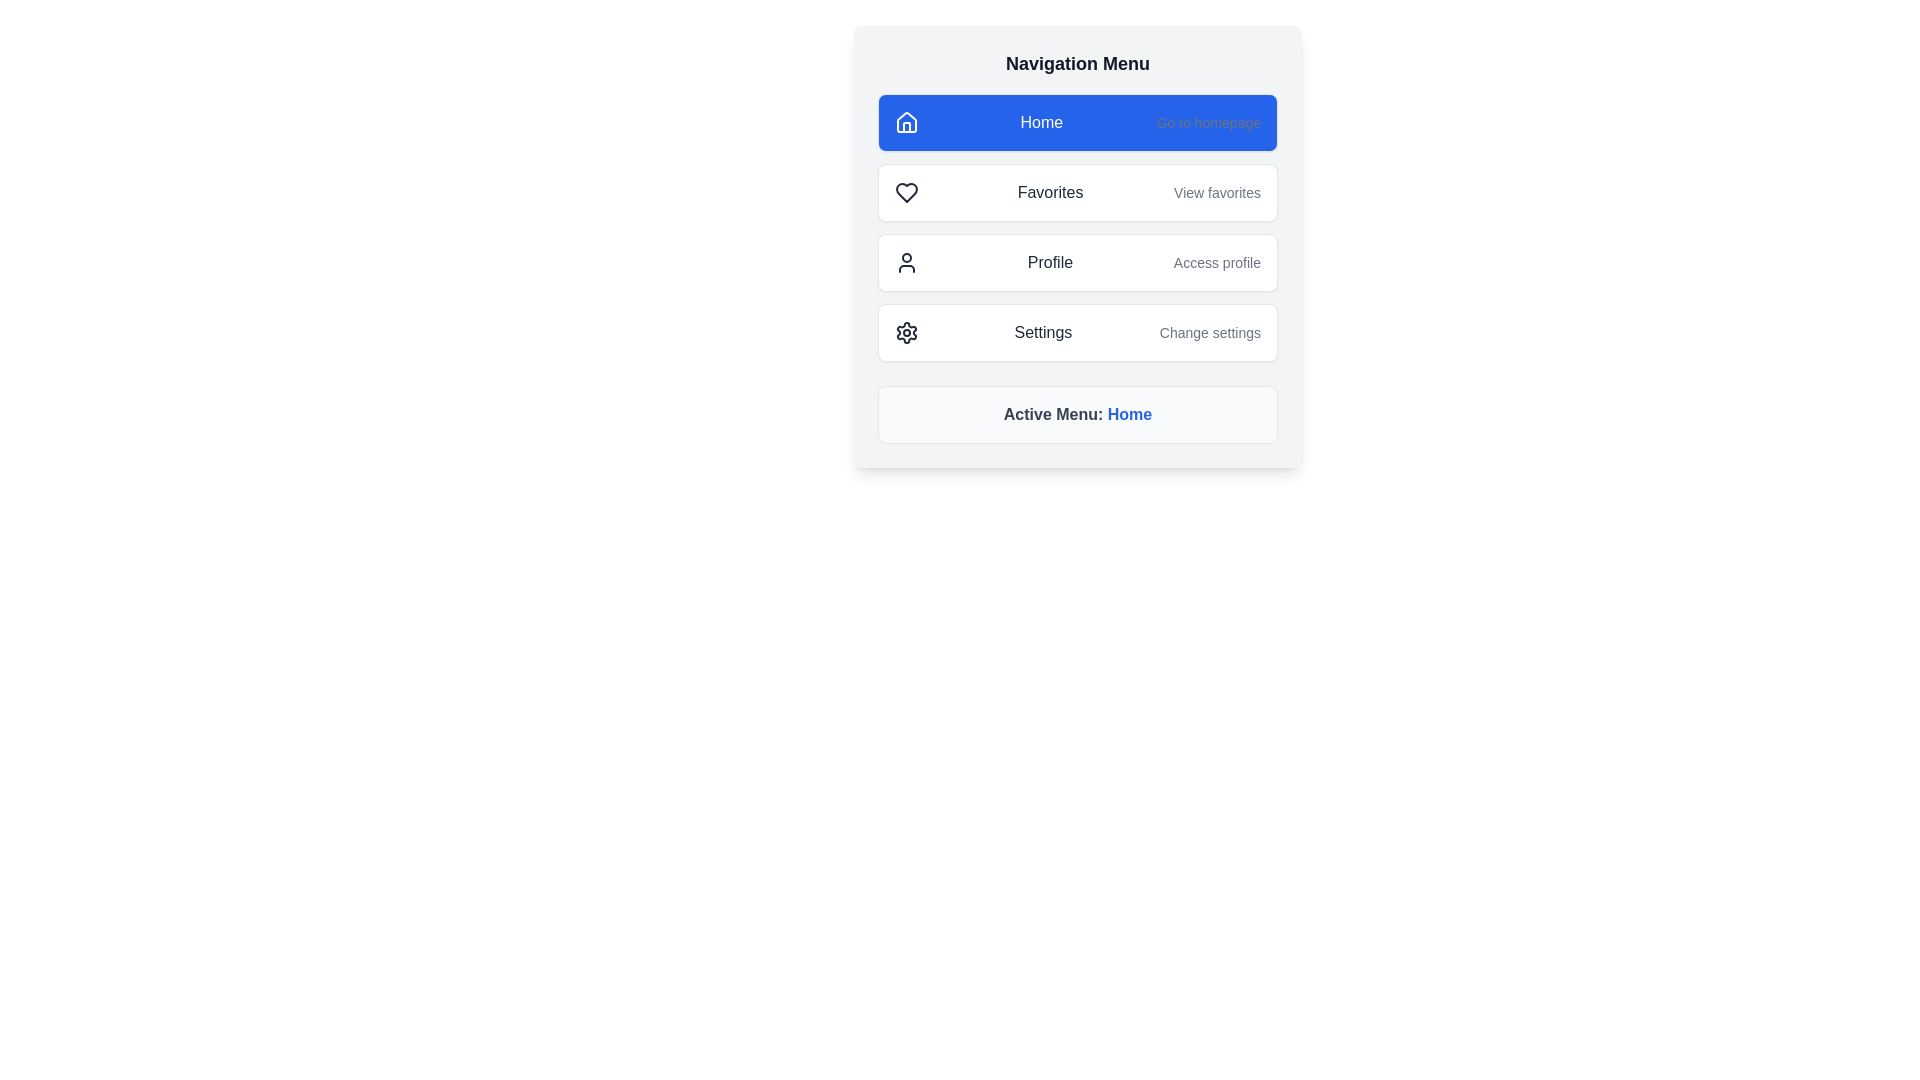  Describe the element at coordinates (1077, 63) in the screenshot. I see `text from the prominent 'Navigation Menu' label located at the top of the navigation section` at that location.